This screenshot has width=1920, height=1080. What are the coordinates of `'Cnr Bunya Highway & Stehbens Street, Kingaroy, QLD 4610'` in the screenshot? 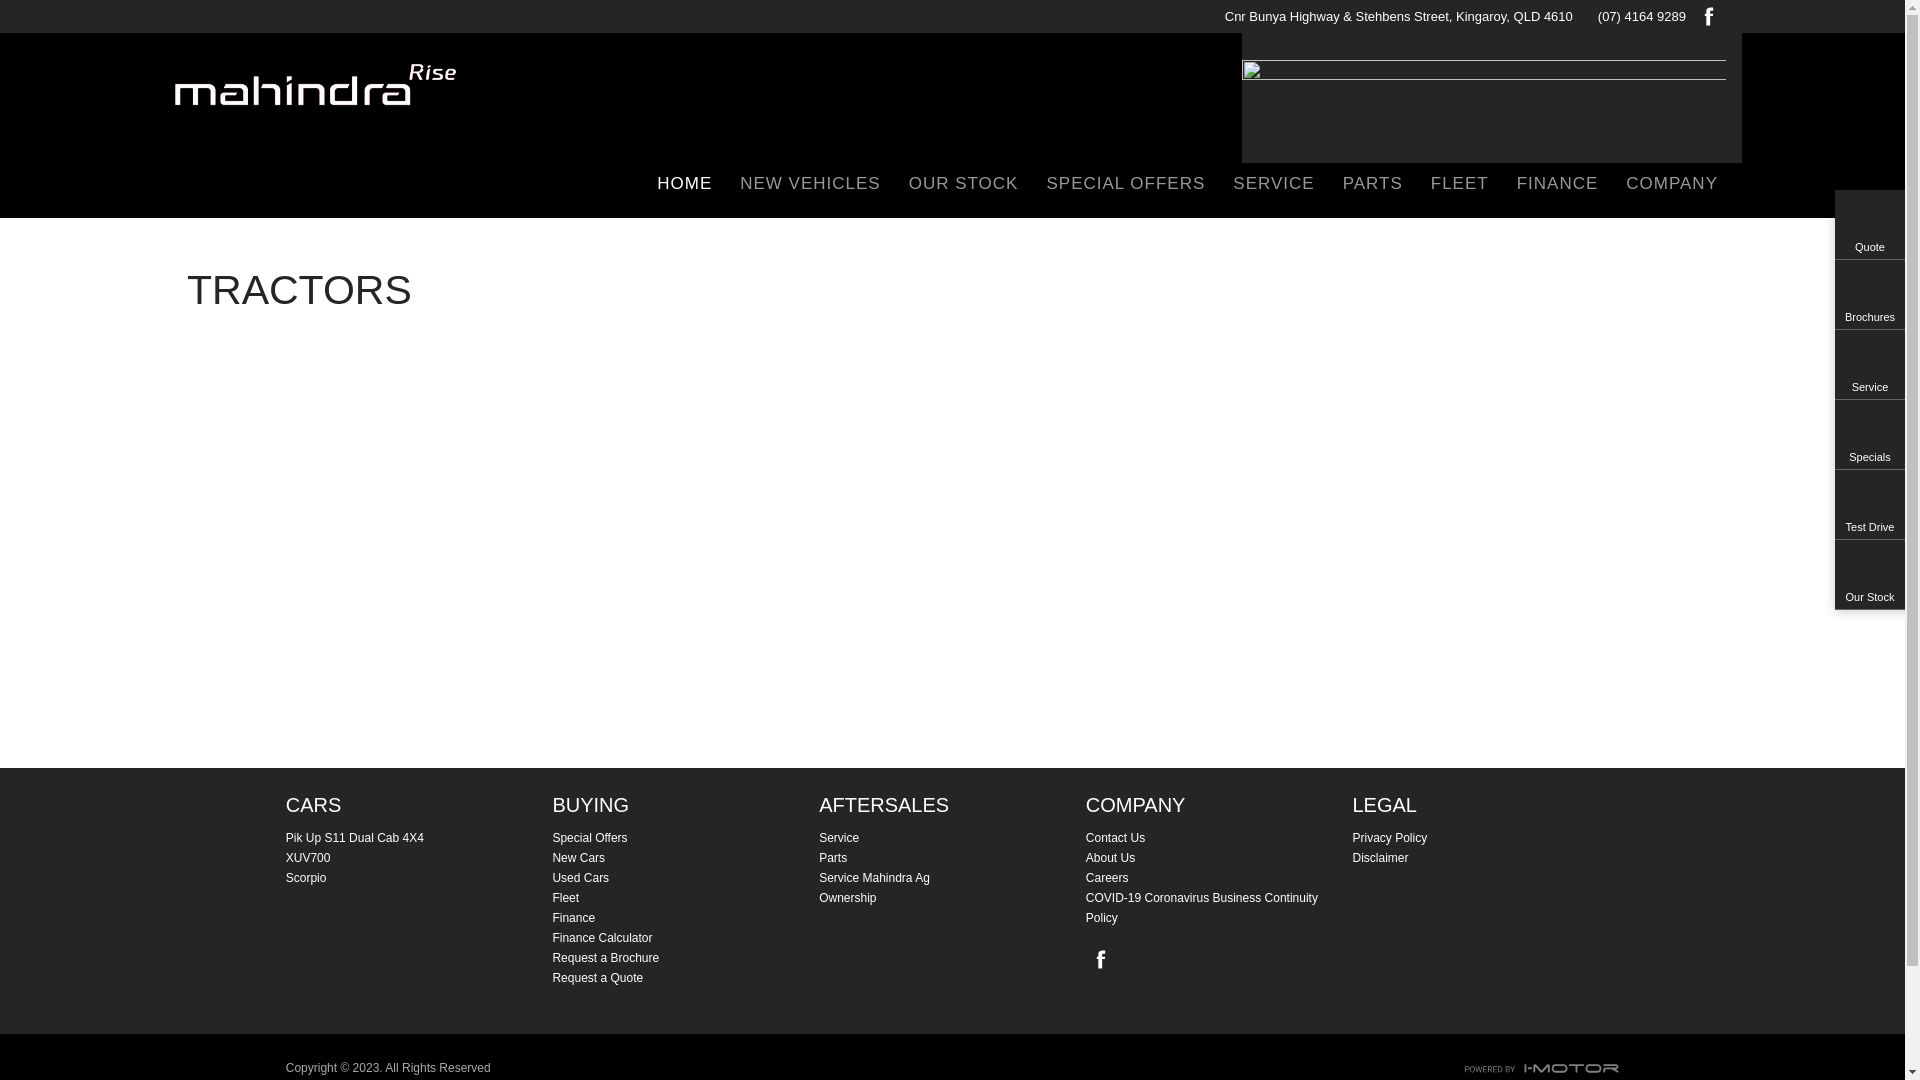 It's located at (1389, 16).